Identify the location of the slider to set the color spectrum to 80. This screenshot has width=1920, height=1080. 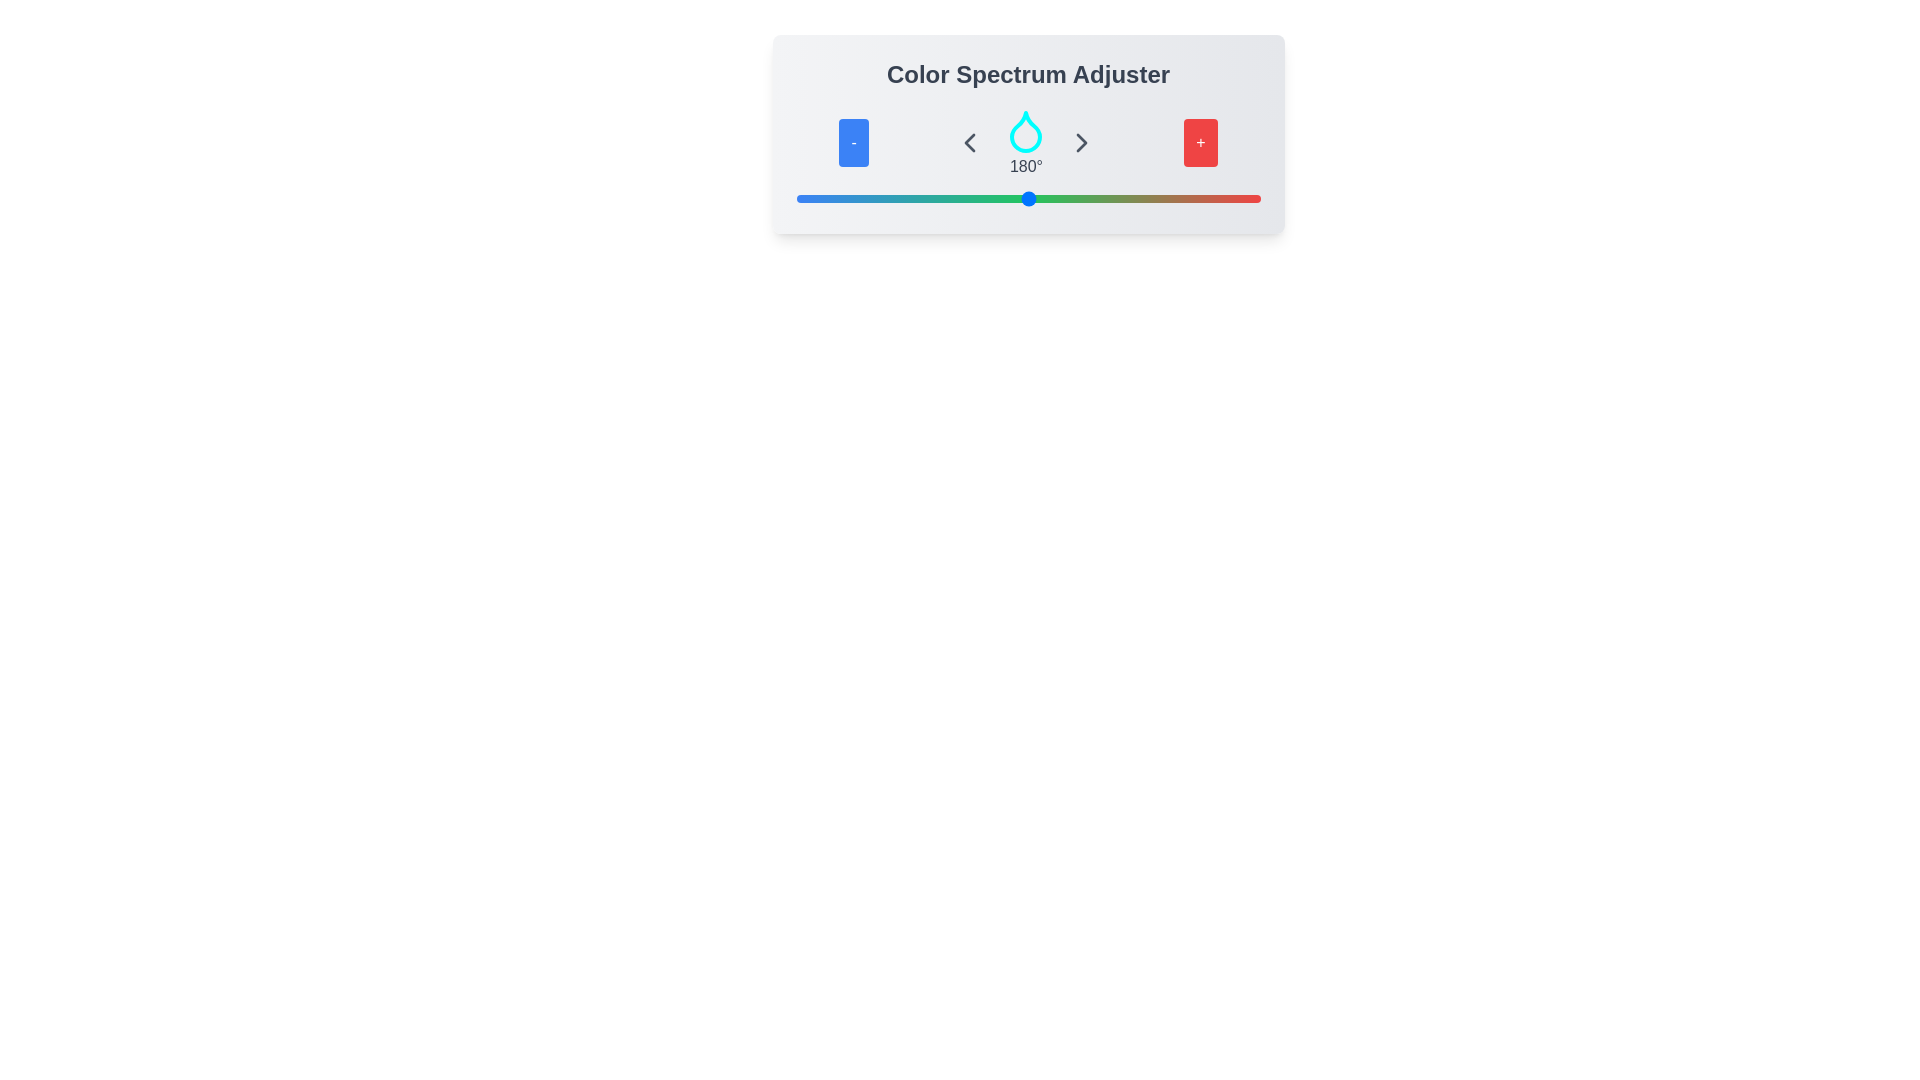
(898, 199).